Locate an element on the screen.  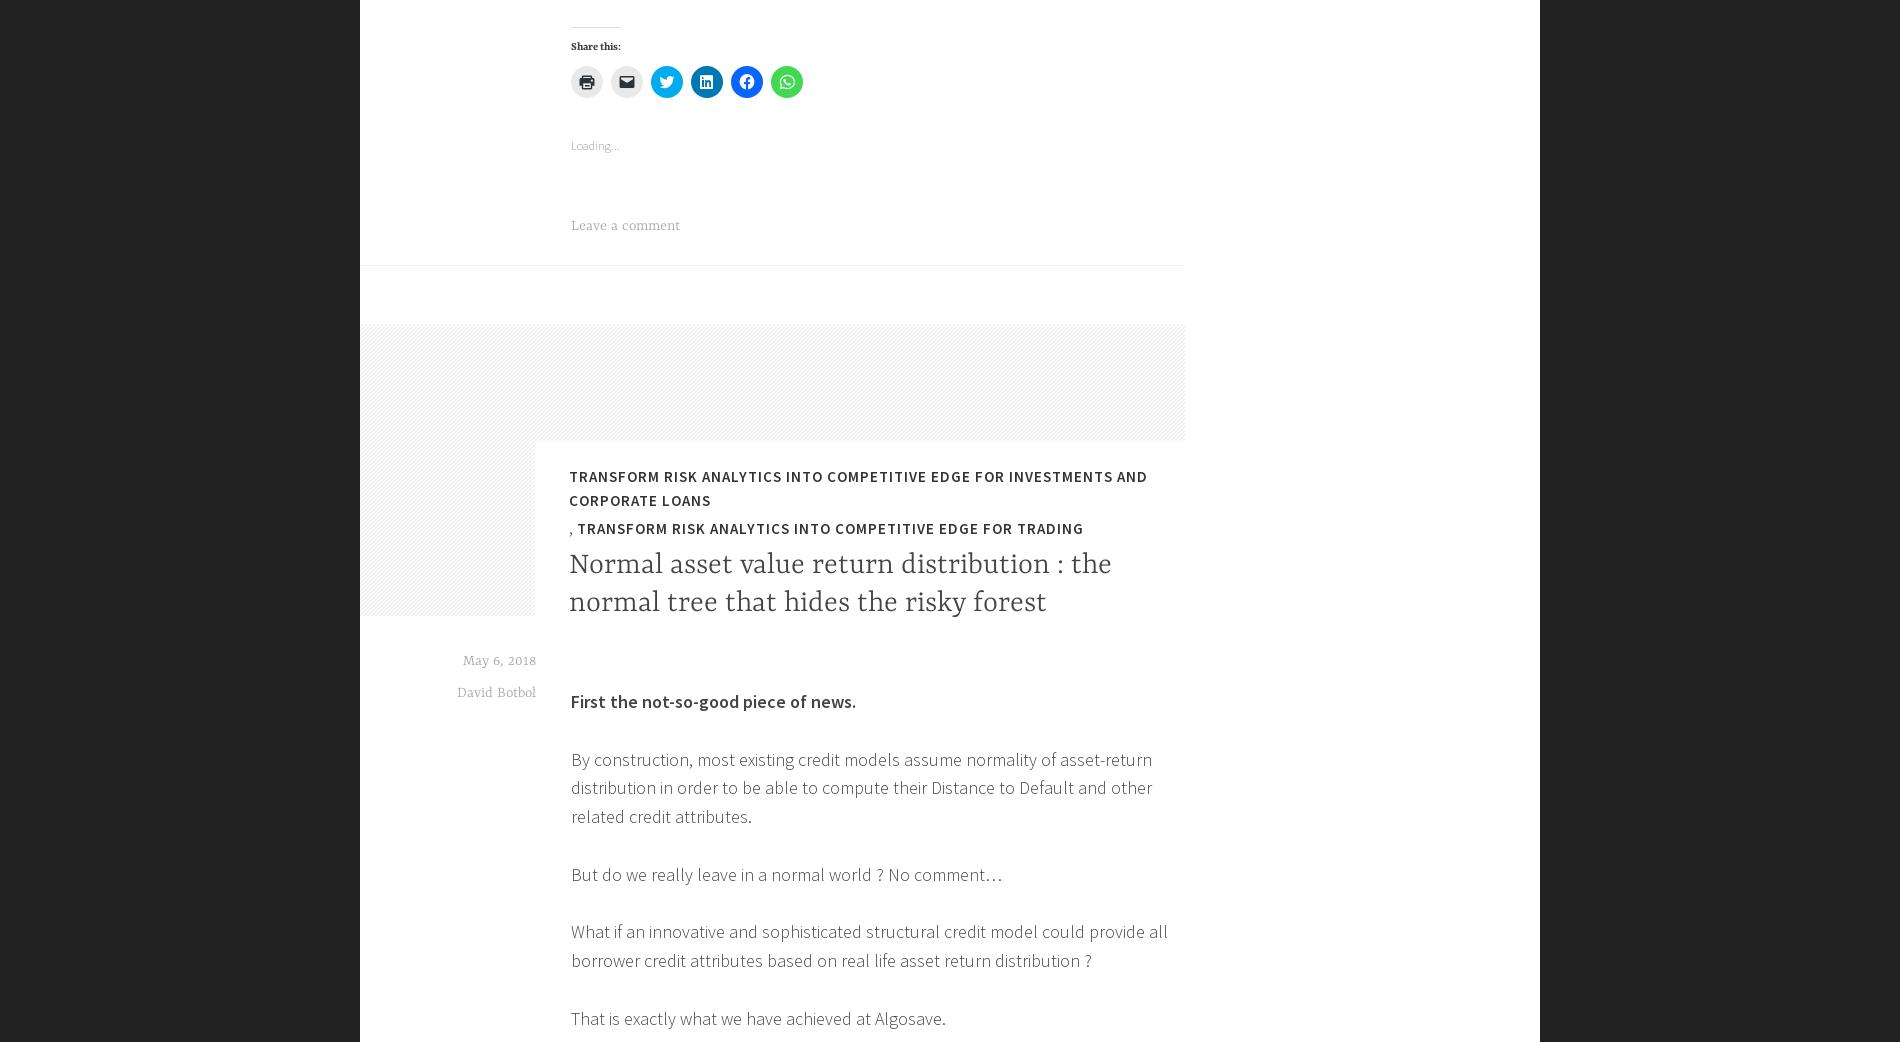
'Loading...' is located at coordinates (595, 982).